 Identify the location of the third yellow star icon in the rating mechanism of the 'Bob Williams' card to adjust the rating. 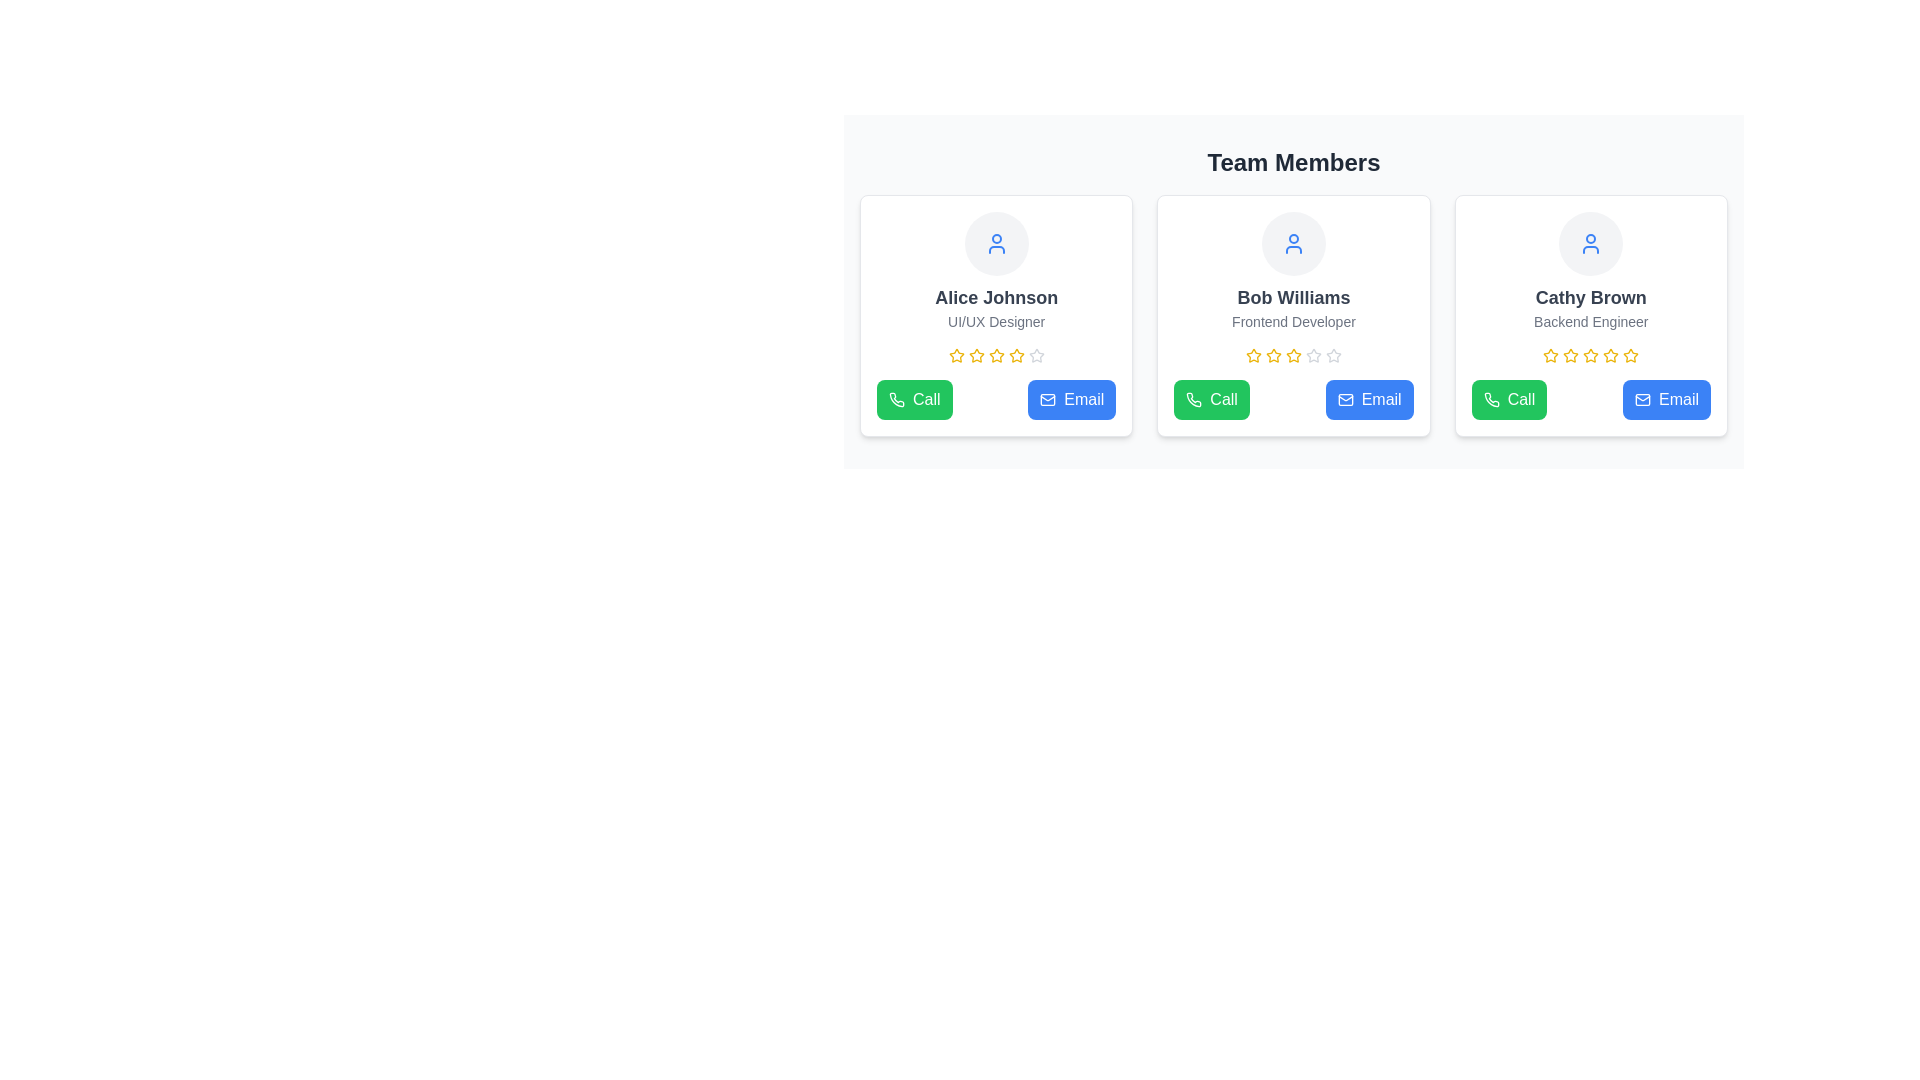
(1272, 354).